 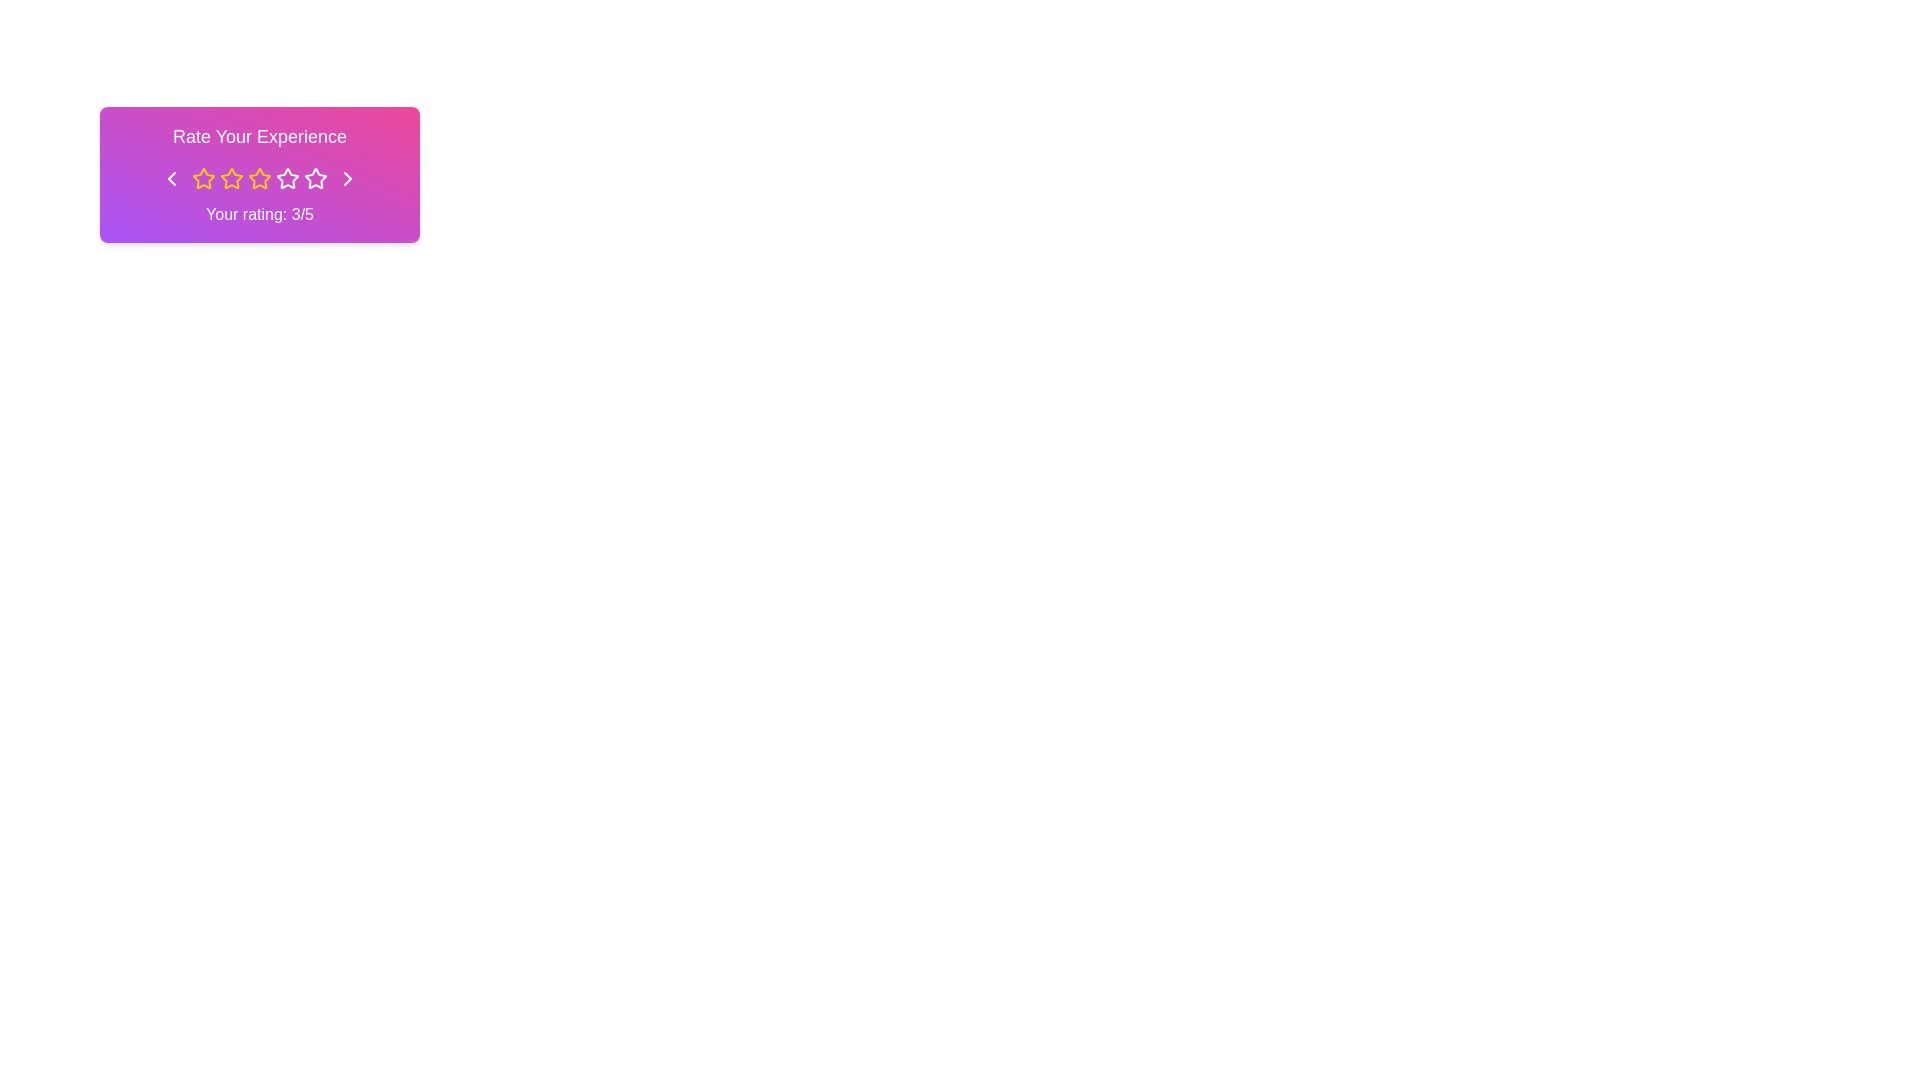 I want to click on the third star in the 5-star rating system, so click(x=258, y=177).